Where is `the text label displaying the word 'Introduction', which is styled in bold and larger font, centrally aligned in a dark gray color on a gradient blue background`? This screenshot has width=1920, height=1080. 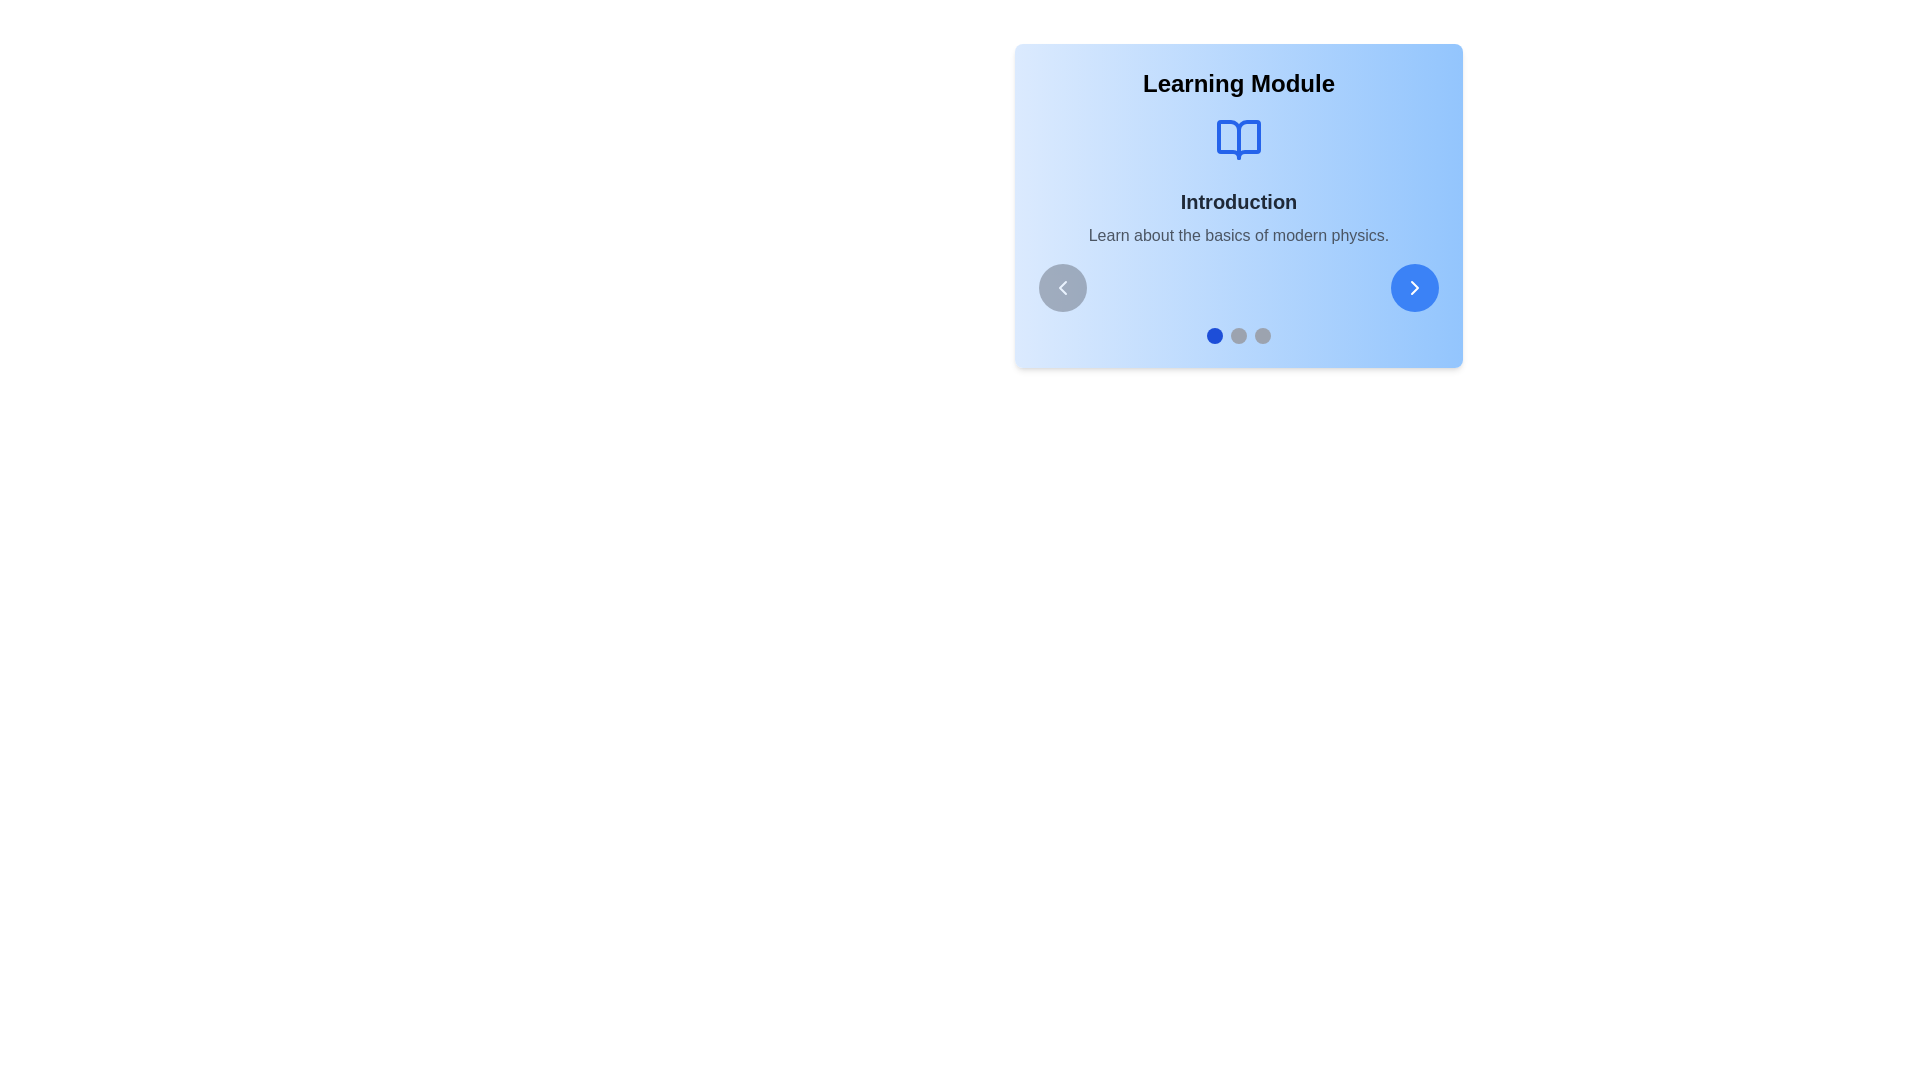
the text label displaying the word 'Introduction', which is styled in bold and larger font, centrally aligned in a dark gray color on a gradient blue background is located at coordinates (1237, 201).